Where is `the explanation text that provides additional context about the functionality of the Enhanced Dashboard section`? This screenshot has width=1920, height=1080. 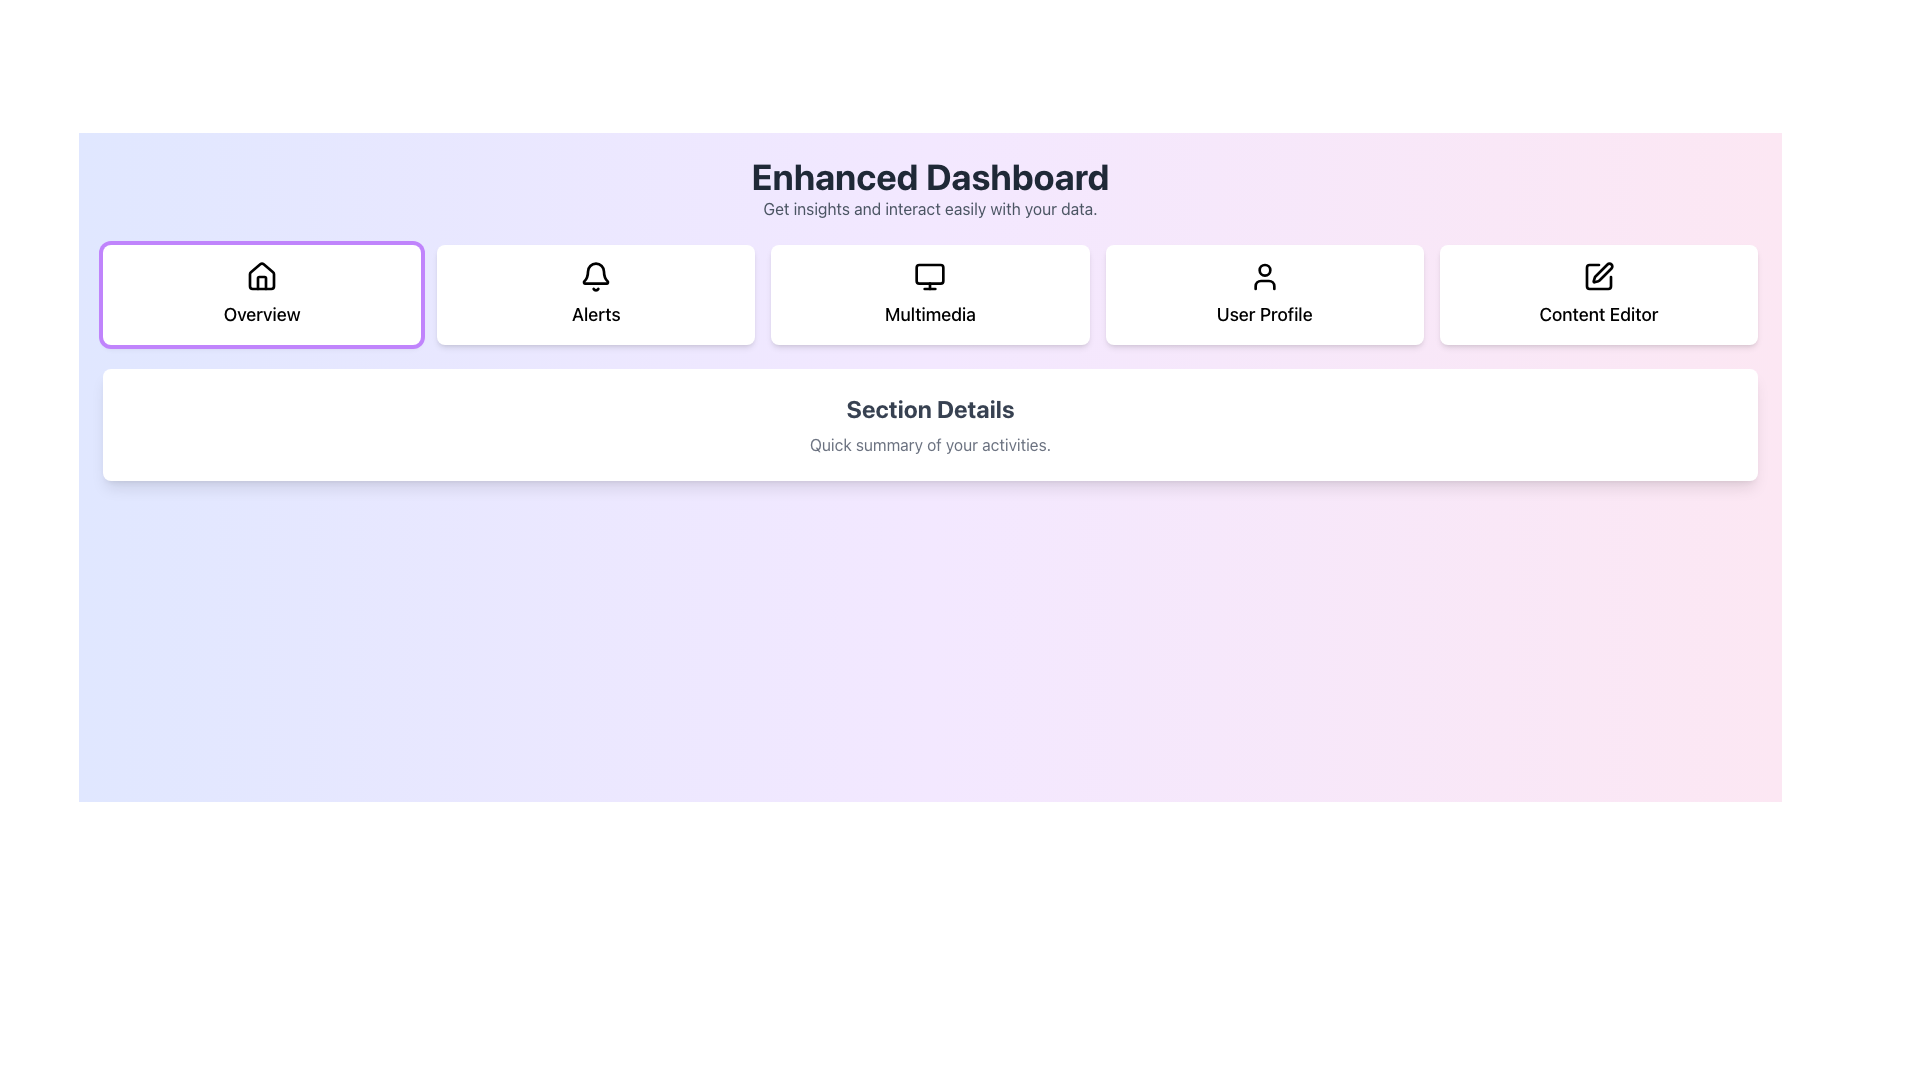
the explanation text that provides additional context about the functionality of the Enhanced Dashboard section is located at coordinates (929, 208).